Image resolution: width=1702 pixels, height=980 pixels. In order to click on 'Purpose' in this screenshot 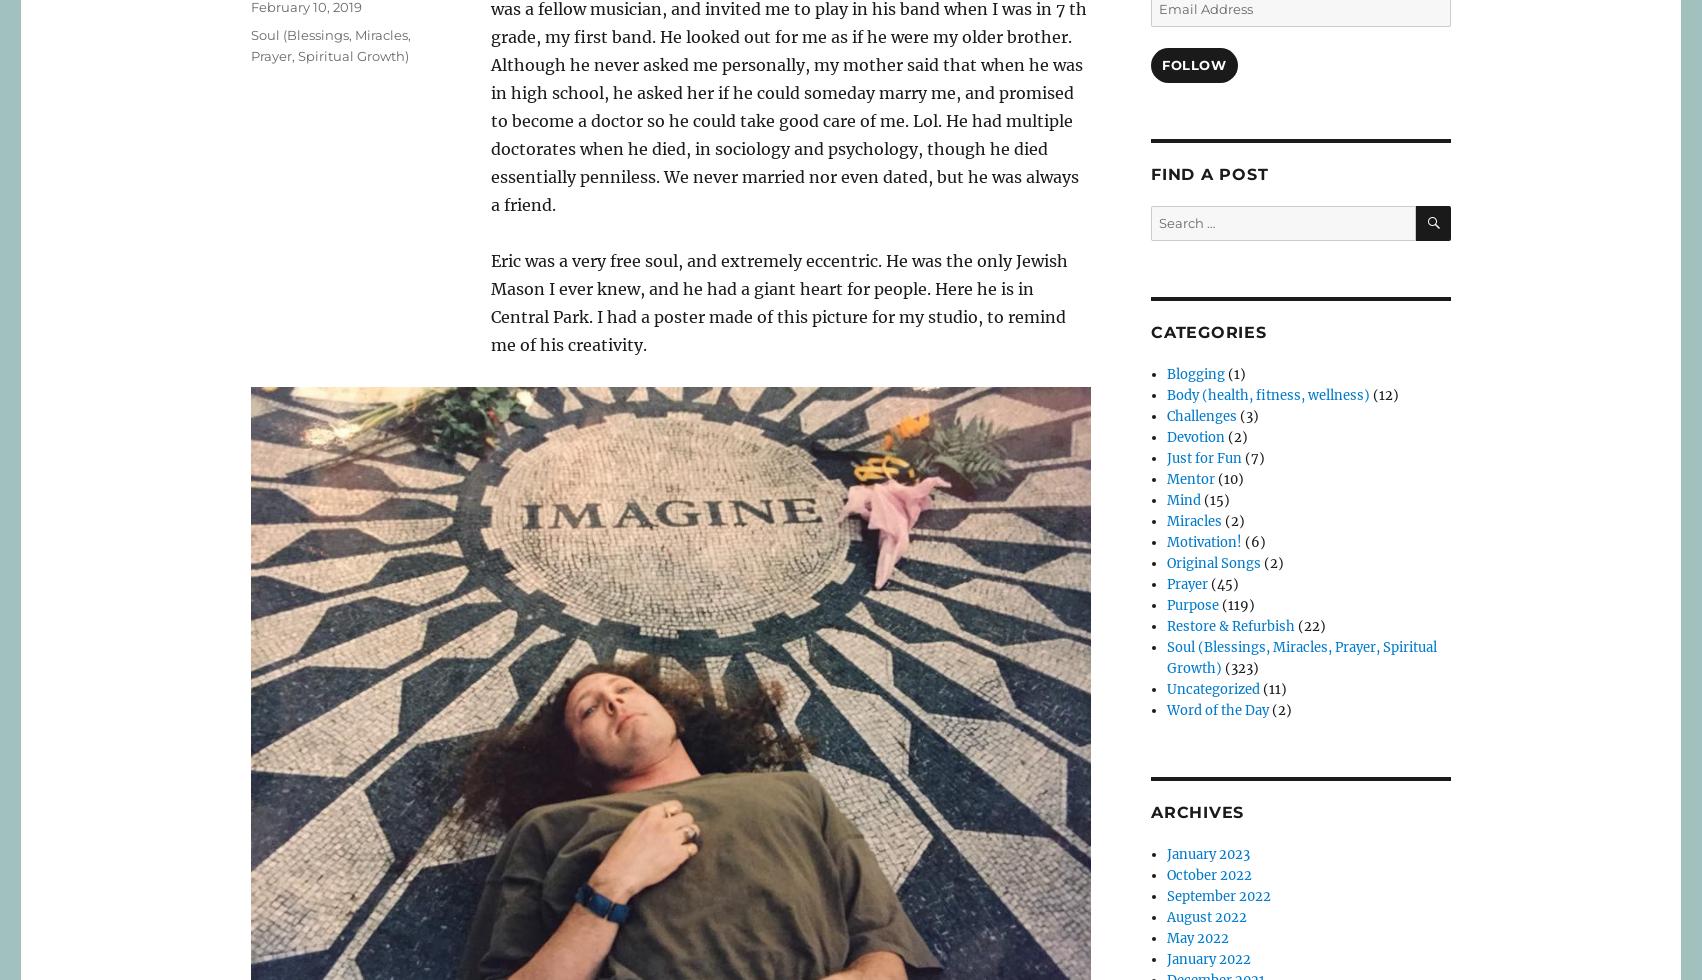, I will do `click(1192, 605)`.